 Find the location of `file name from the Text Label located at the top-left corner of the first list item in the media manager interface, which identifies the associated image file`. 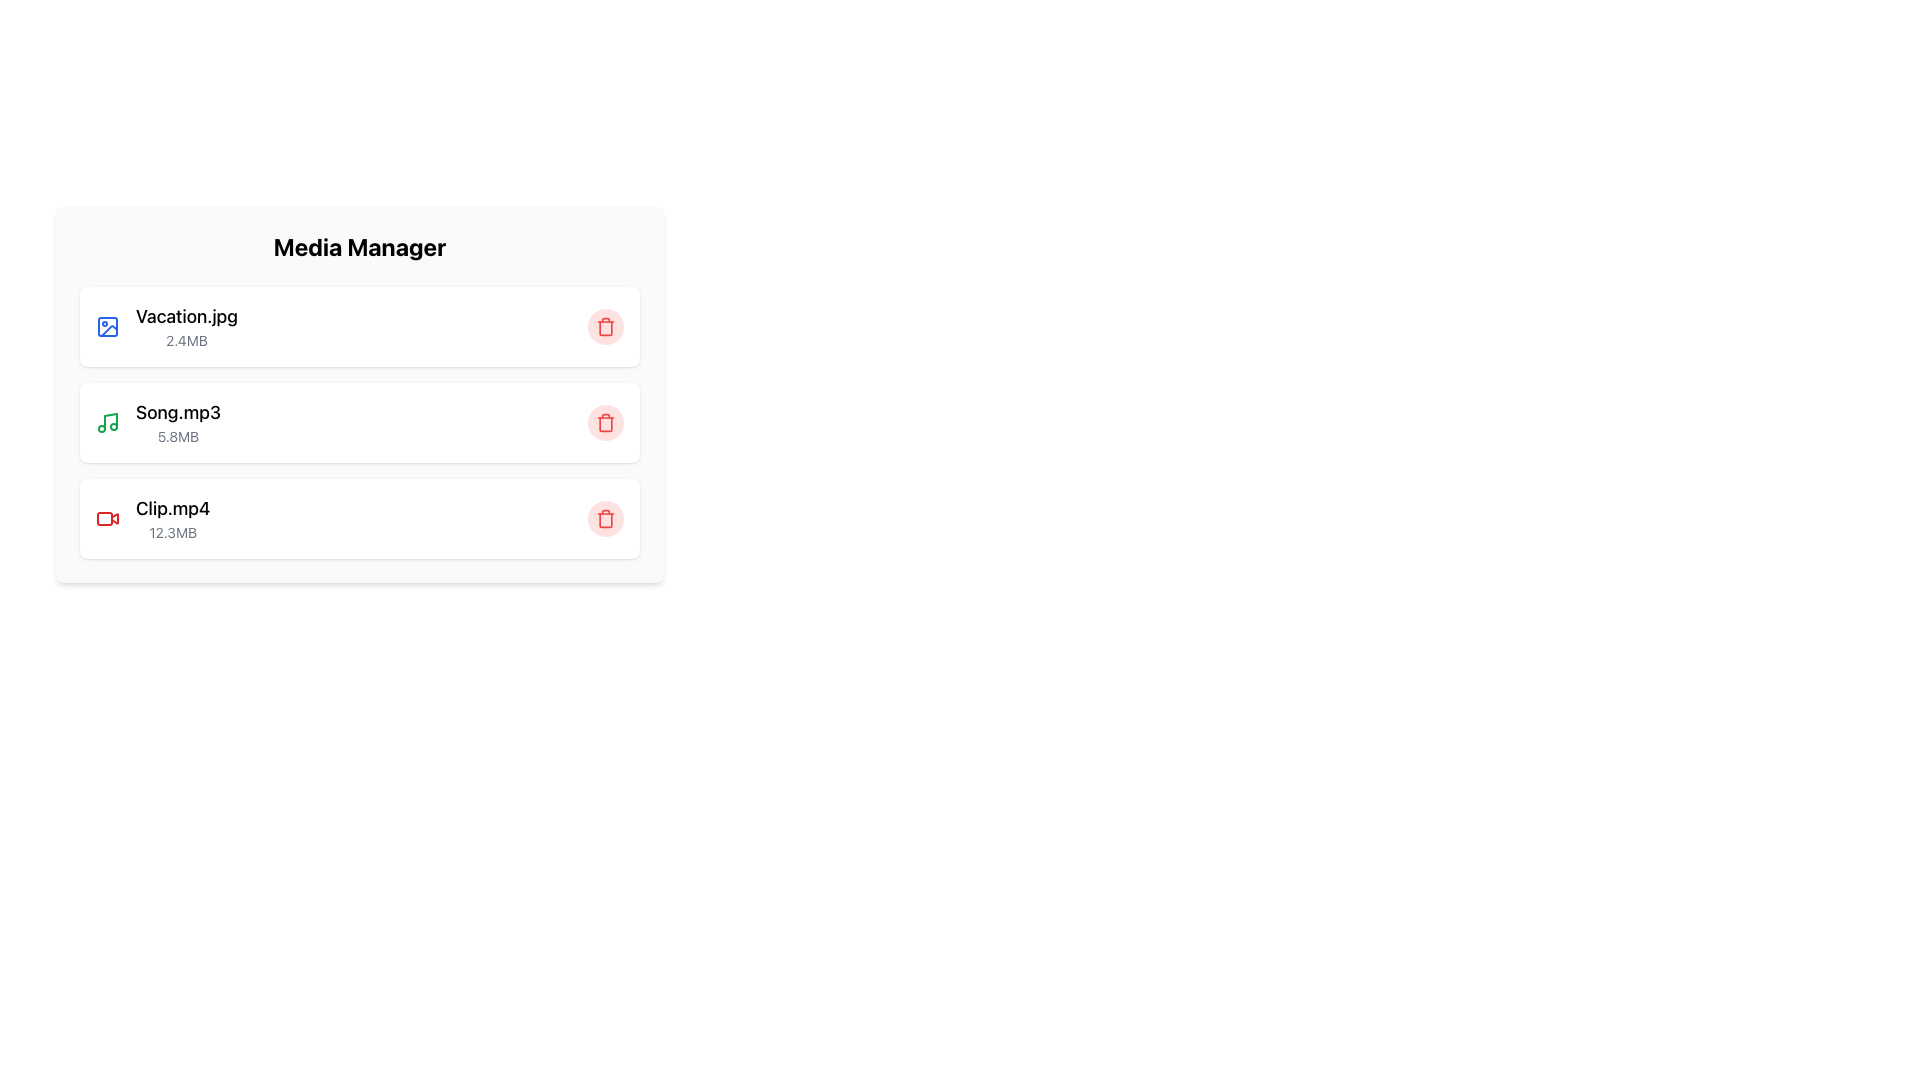

file name from the Text Label located at the top-left corner of the first list item in the media manager interface, which identifies the associated image file is located at coordinates (187, 315).